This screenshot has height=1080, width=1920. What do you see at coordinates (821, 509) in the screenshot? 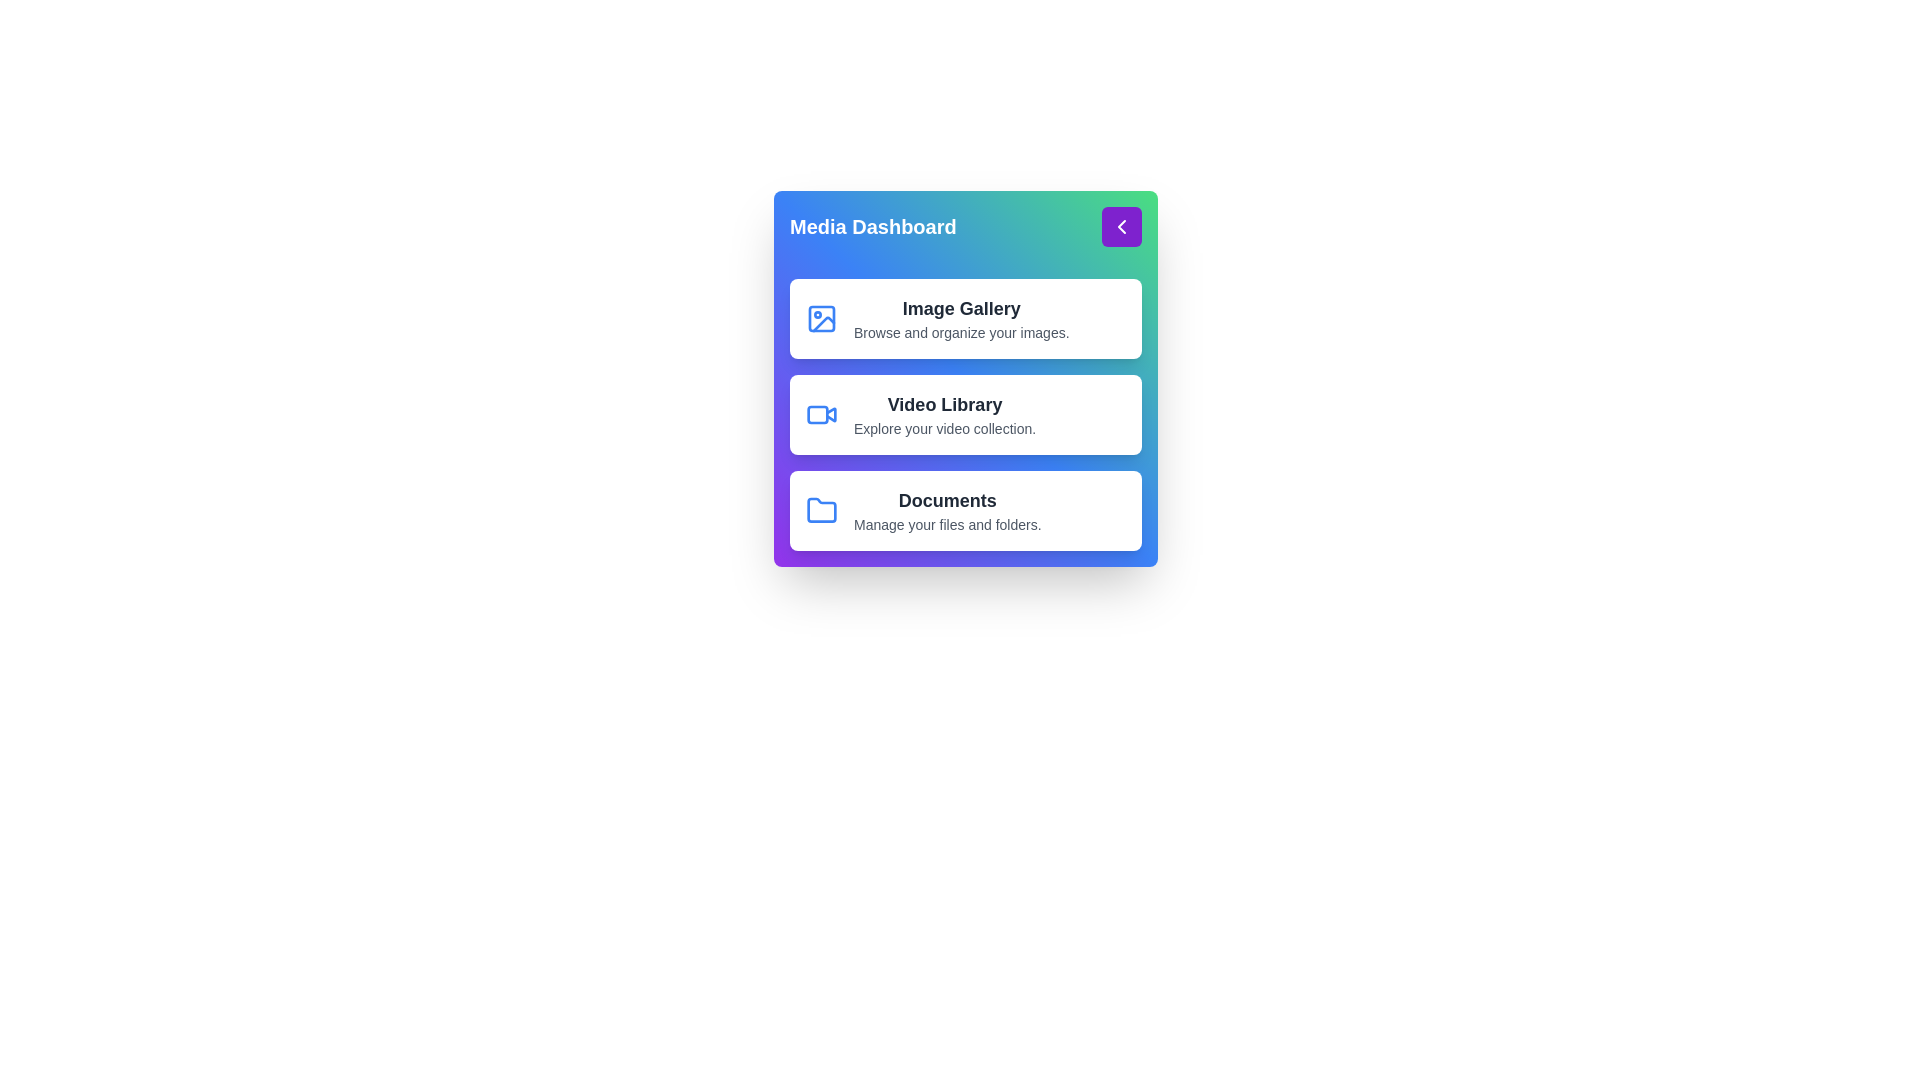
I see `the icon of the media gallery corresponding to Documents` at bounding box center [821, 509].